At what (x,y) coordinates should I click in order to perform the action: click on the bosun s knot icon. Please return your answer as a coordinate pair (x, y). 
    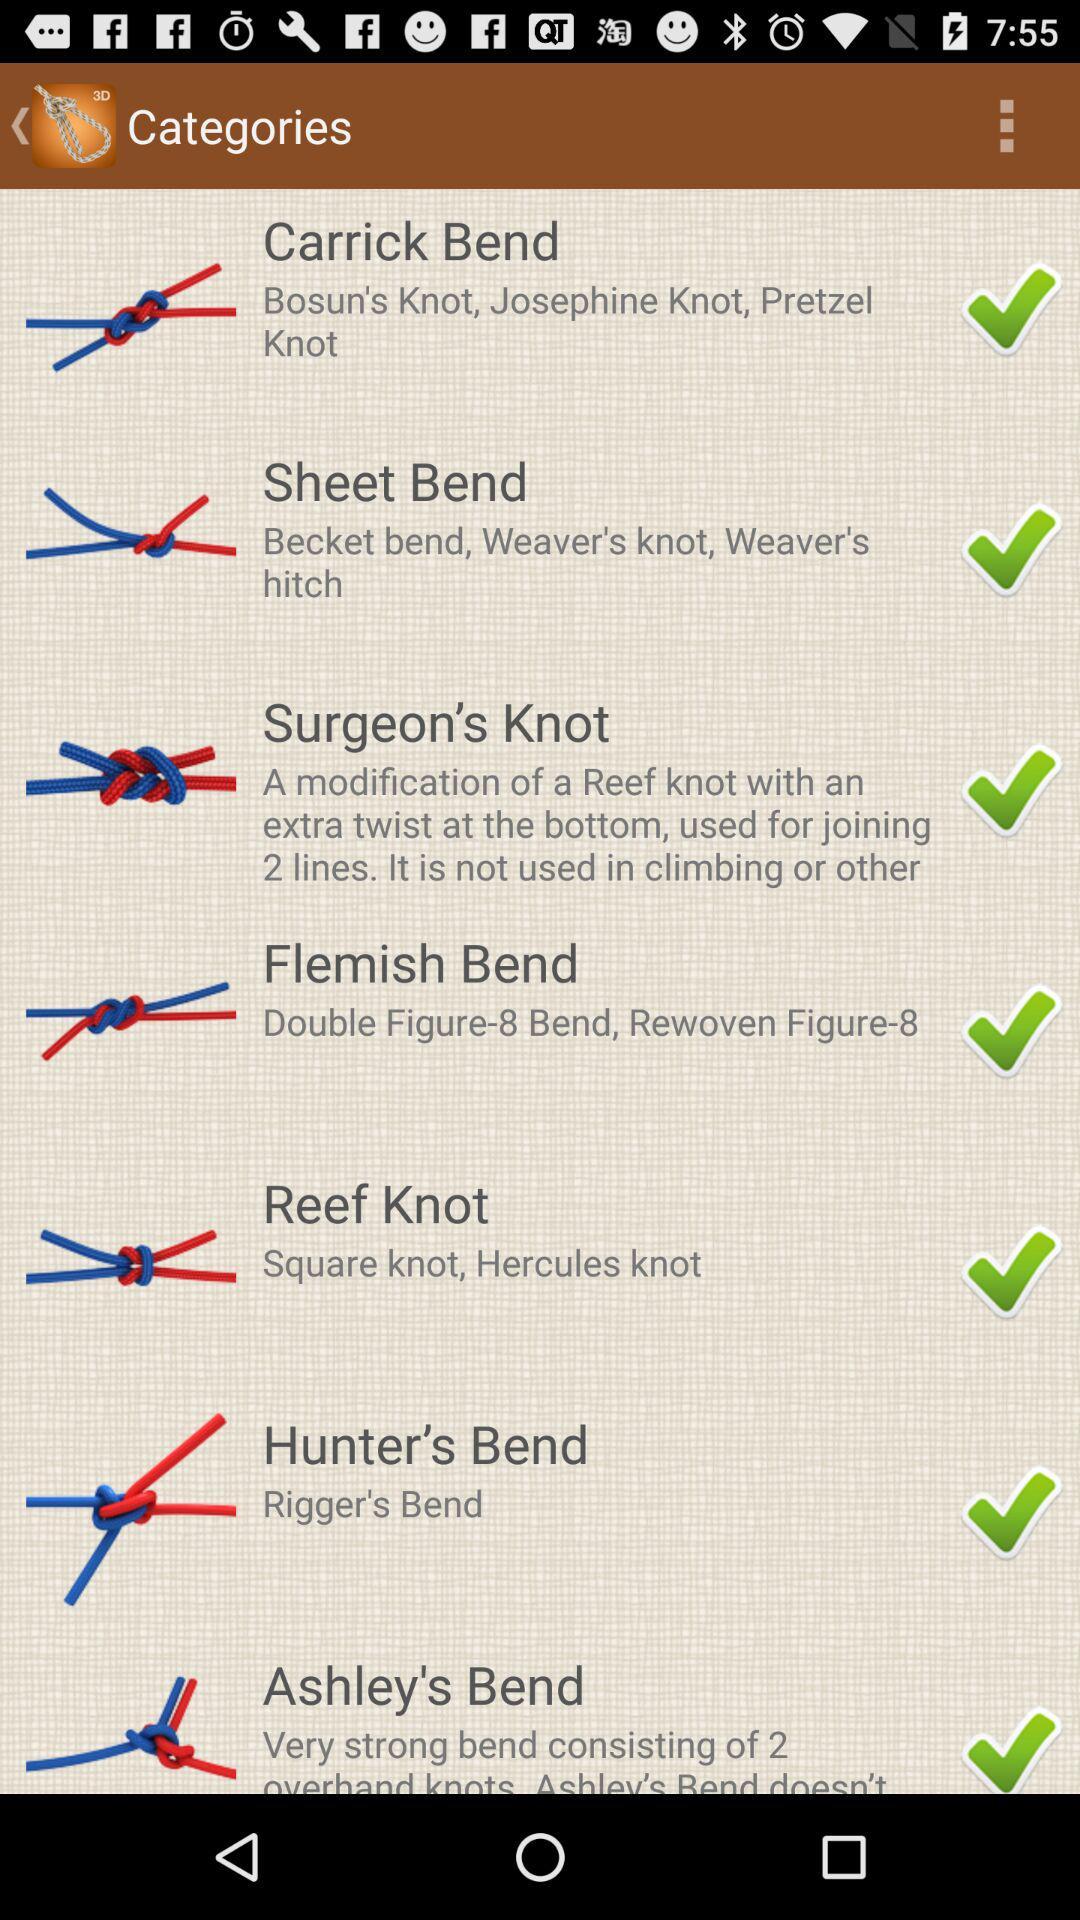
    Looking at the image, I should click on (604, 320).